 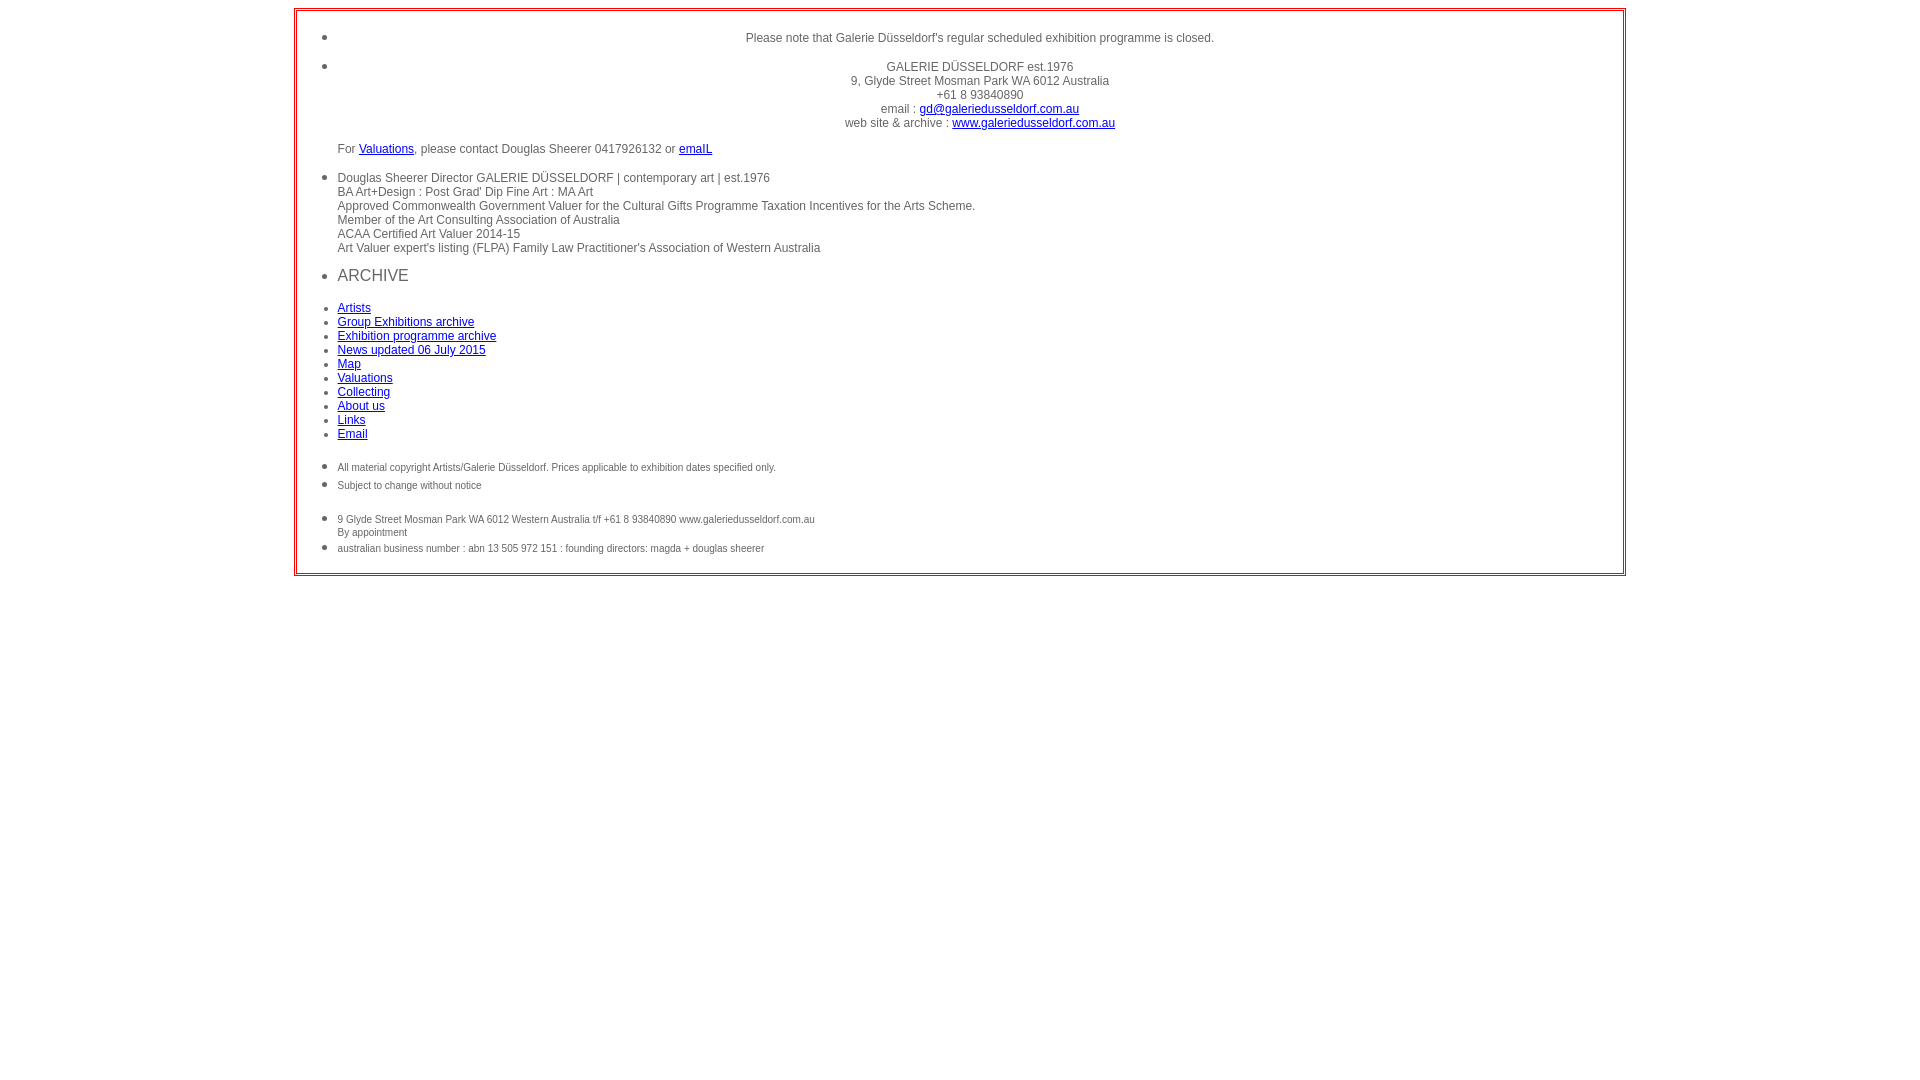 I want to click on 'News updated 06 July 2015', so click(x=411, y=349).